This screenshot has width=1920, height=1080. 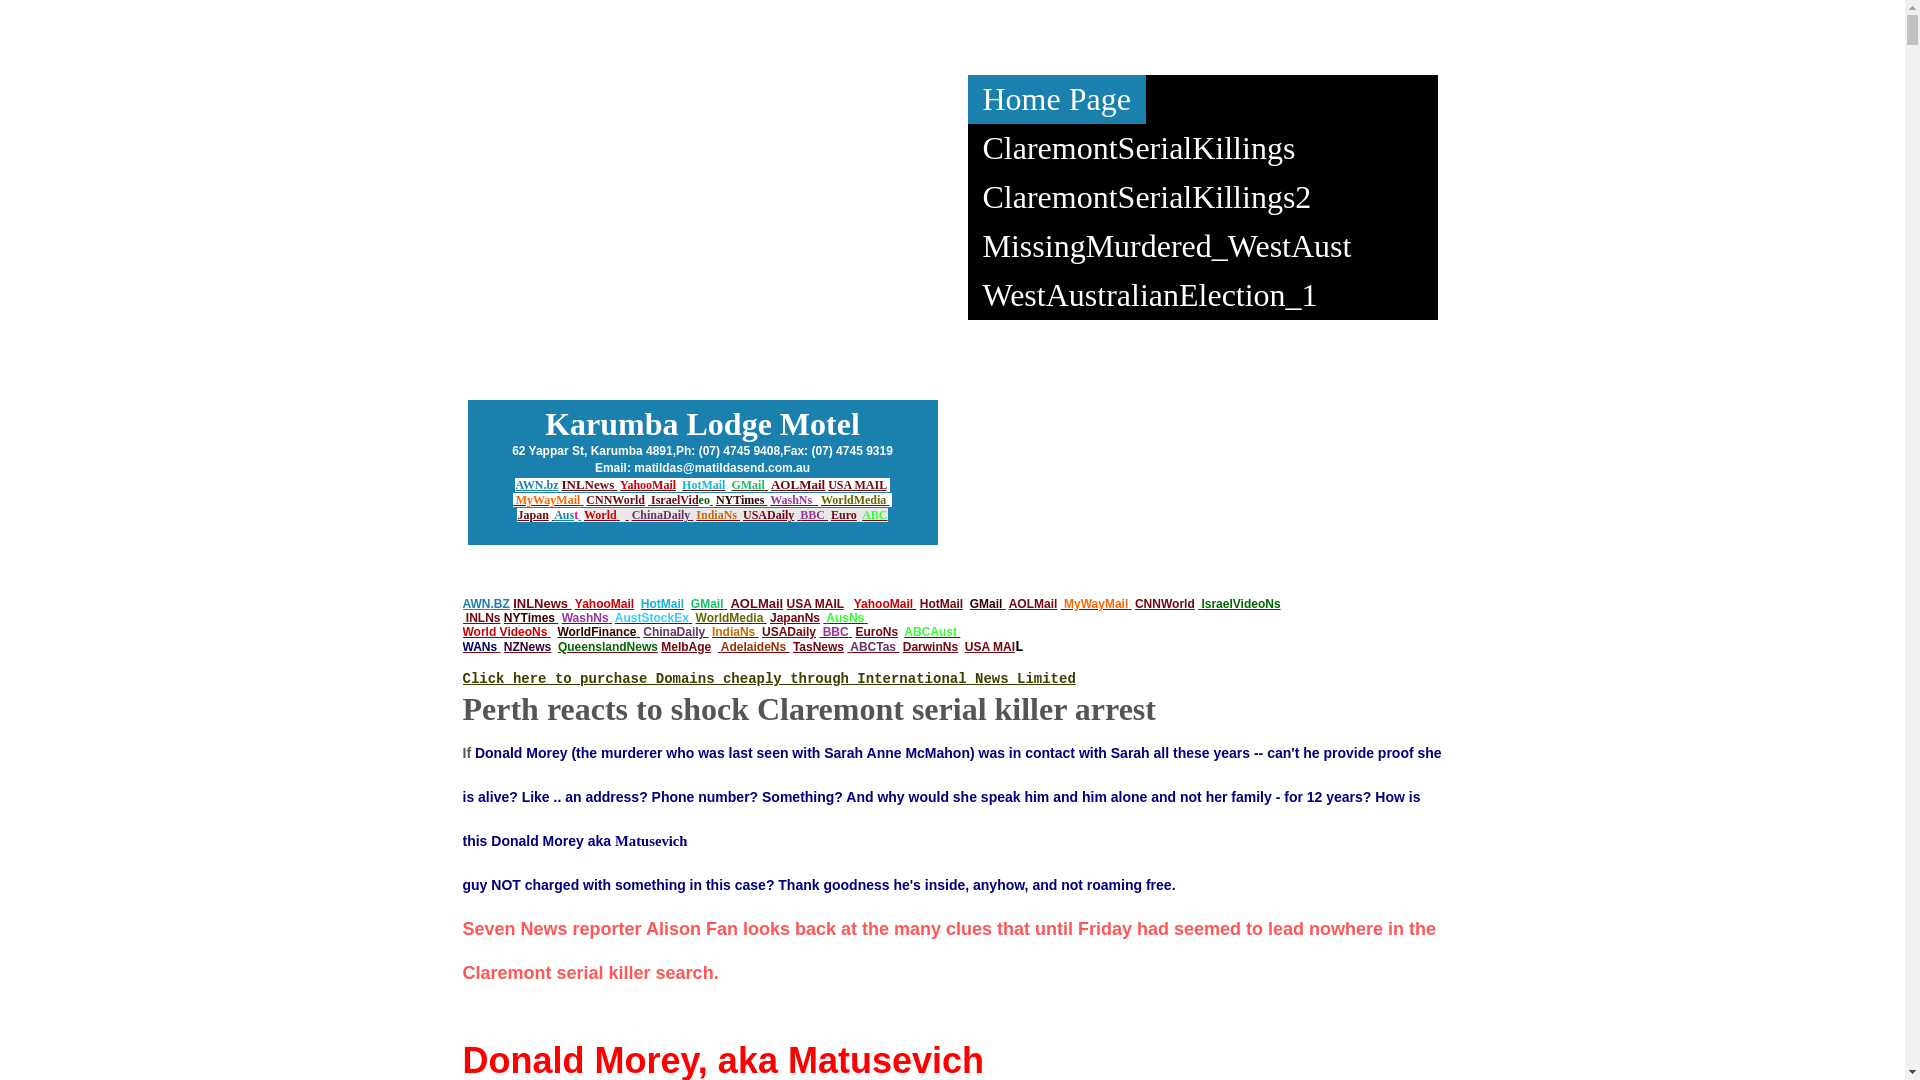 What do you see at coordinates (515, 499) in the screenshot?
I see `'MyWayMail'` at bounding box center [515, 499].